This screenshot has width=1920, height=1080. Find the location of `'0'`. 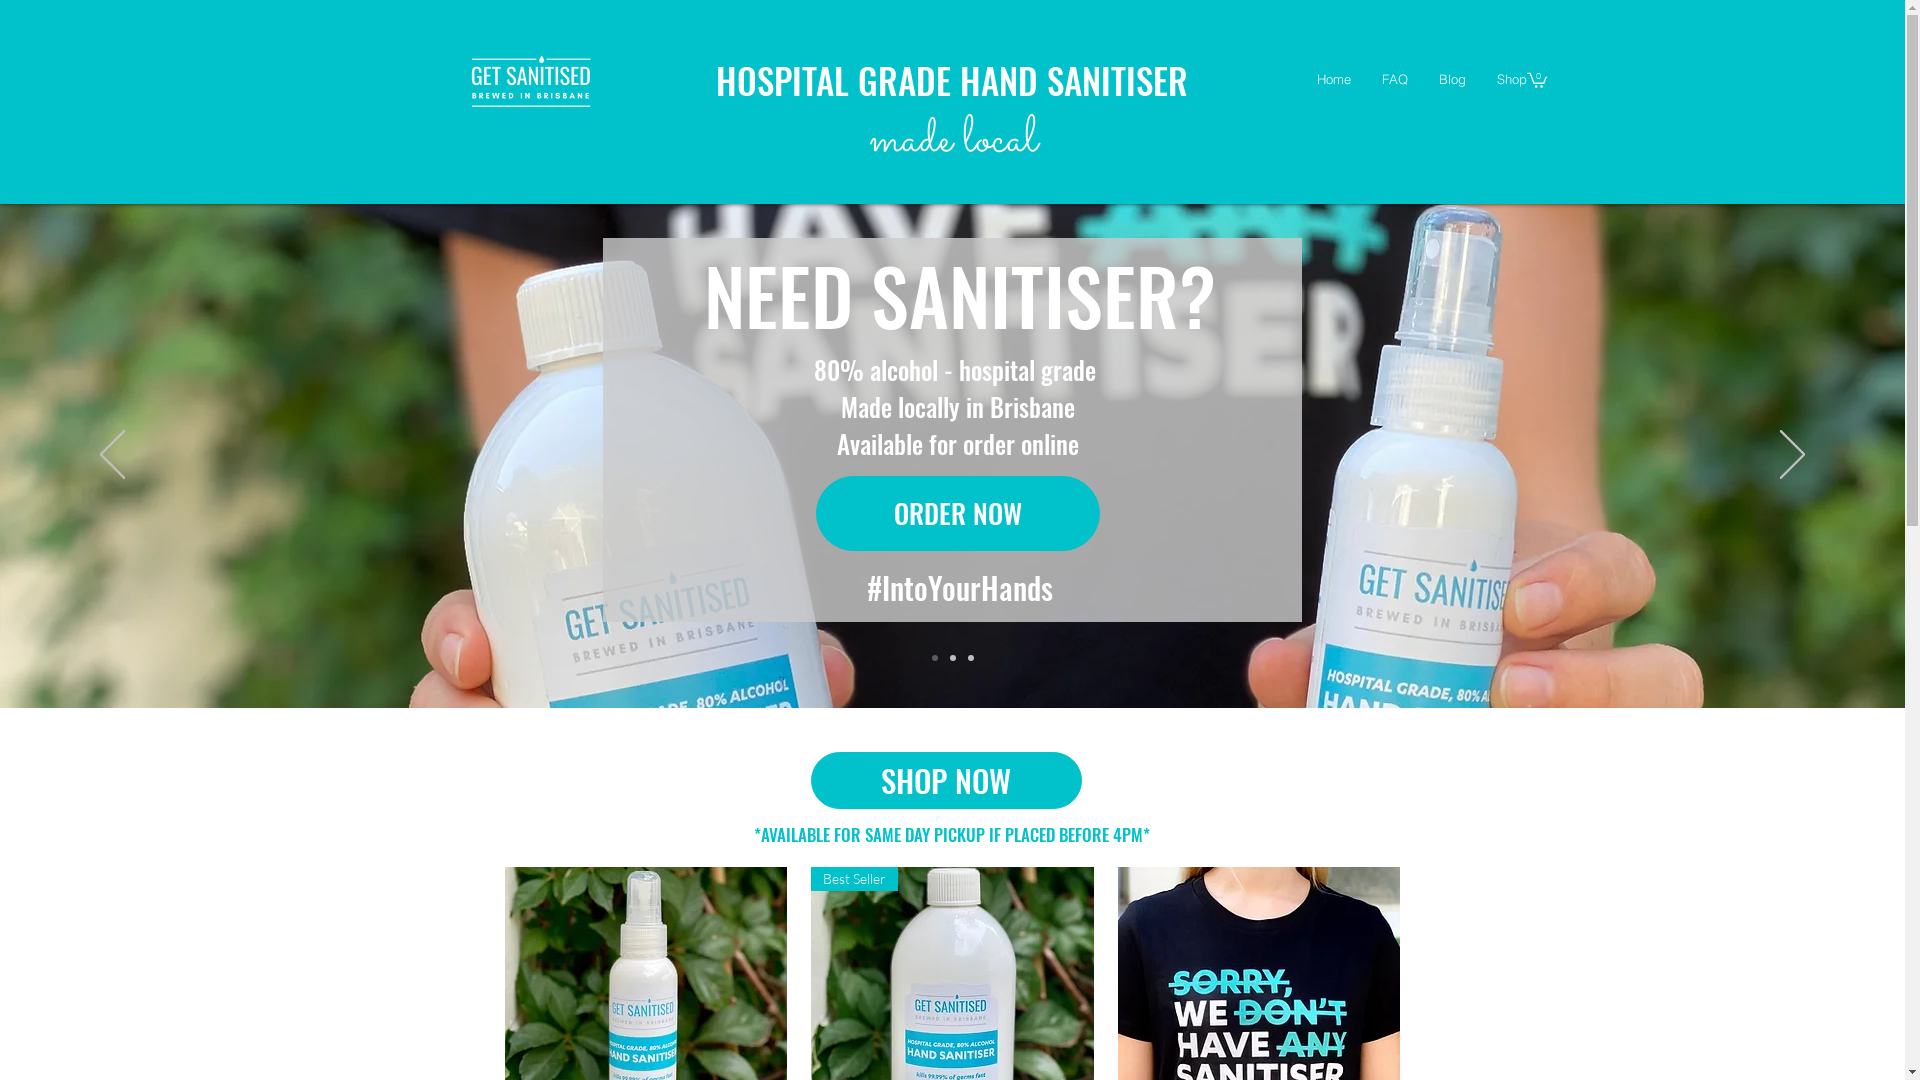

'0' is located at coordinates (1535, 78).